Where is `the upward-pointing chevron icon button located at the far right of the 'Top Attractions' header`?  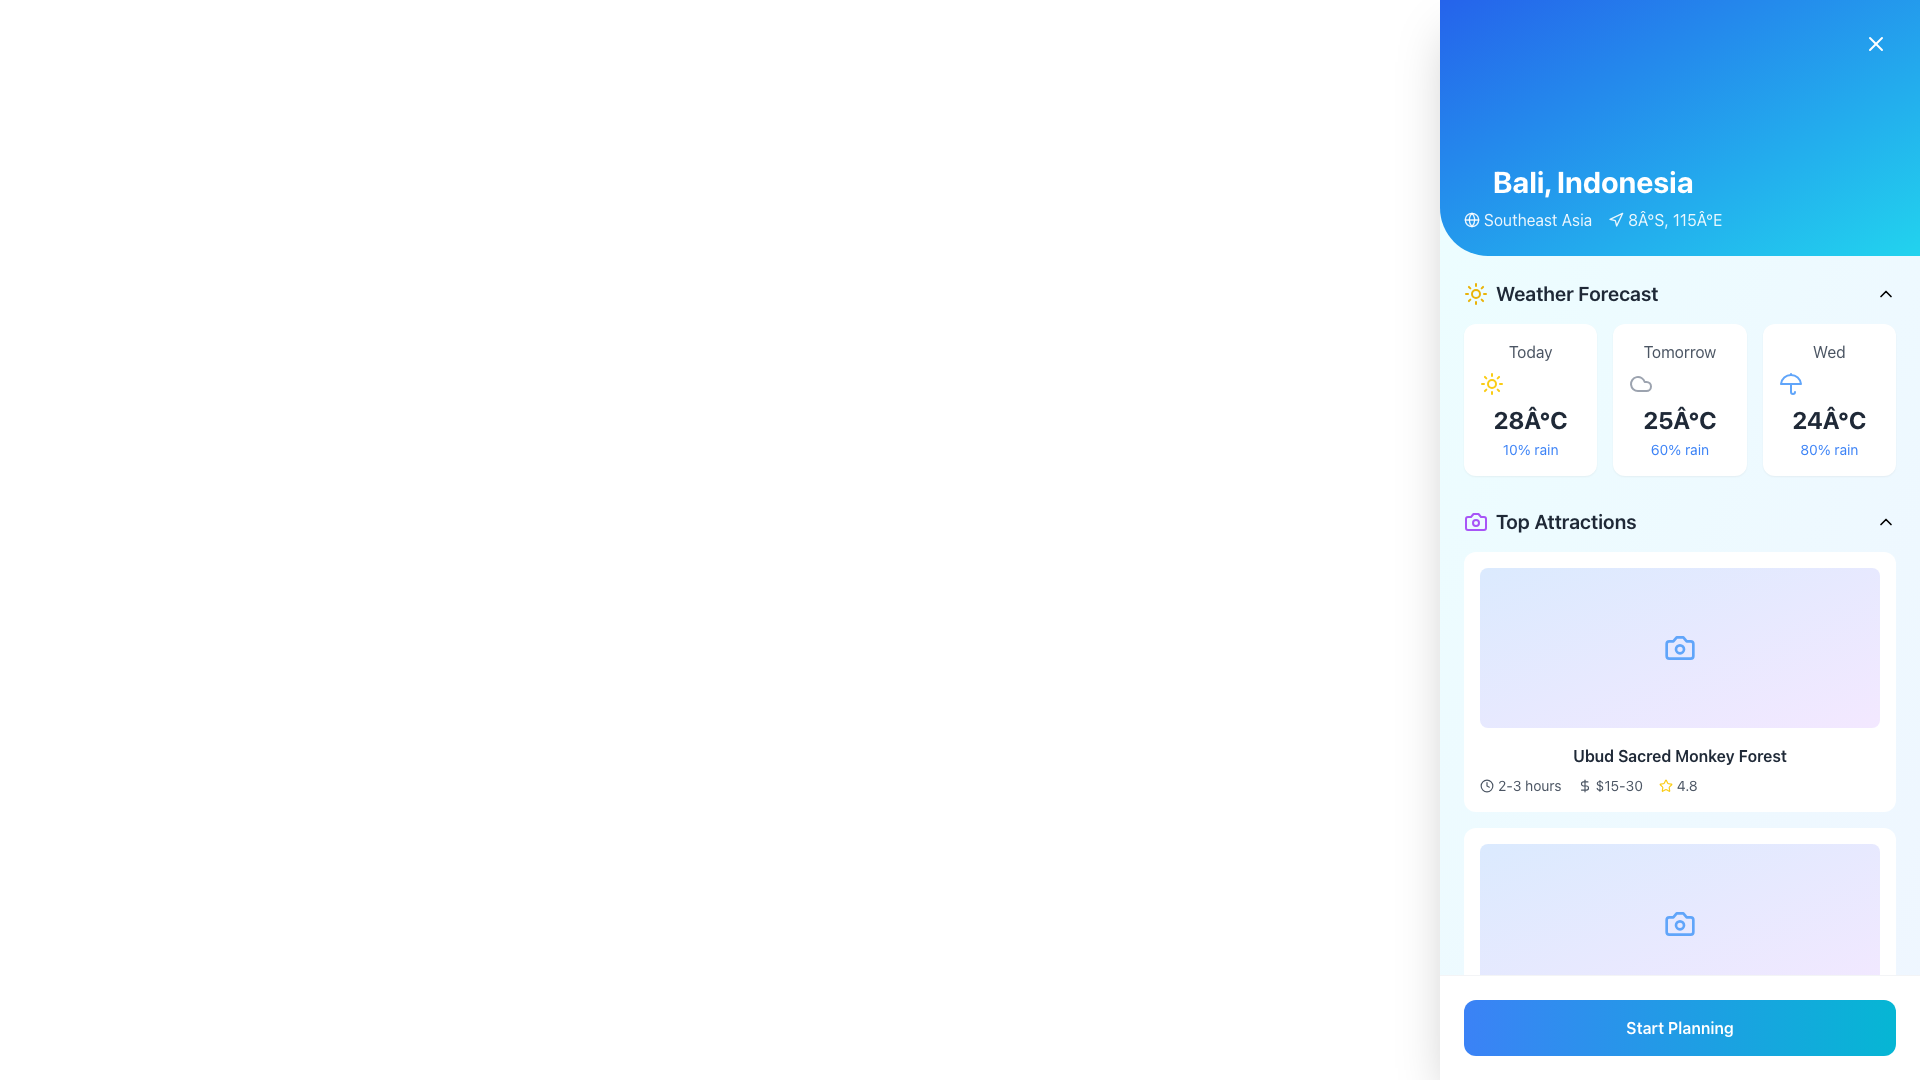
the upward-pointing chevron icon button located at the far right of the 'Top Attractions' header is located at coordinates (1885, 520).